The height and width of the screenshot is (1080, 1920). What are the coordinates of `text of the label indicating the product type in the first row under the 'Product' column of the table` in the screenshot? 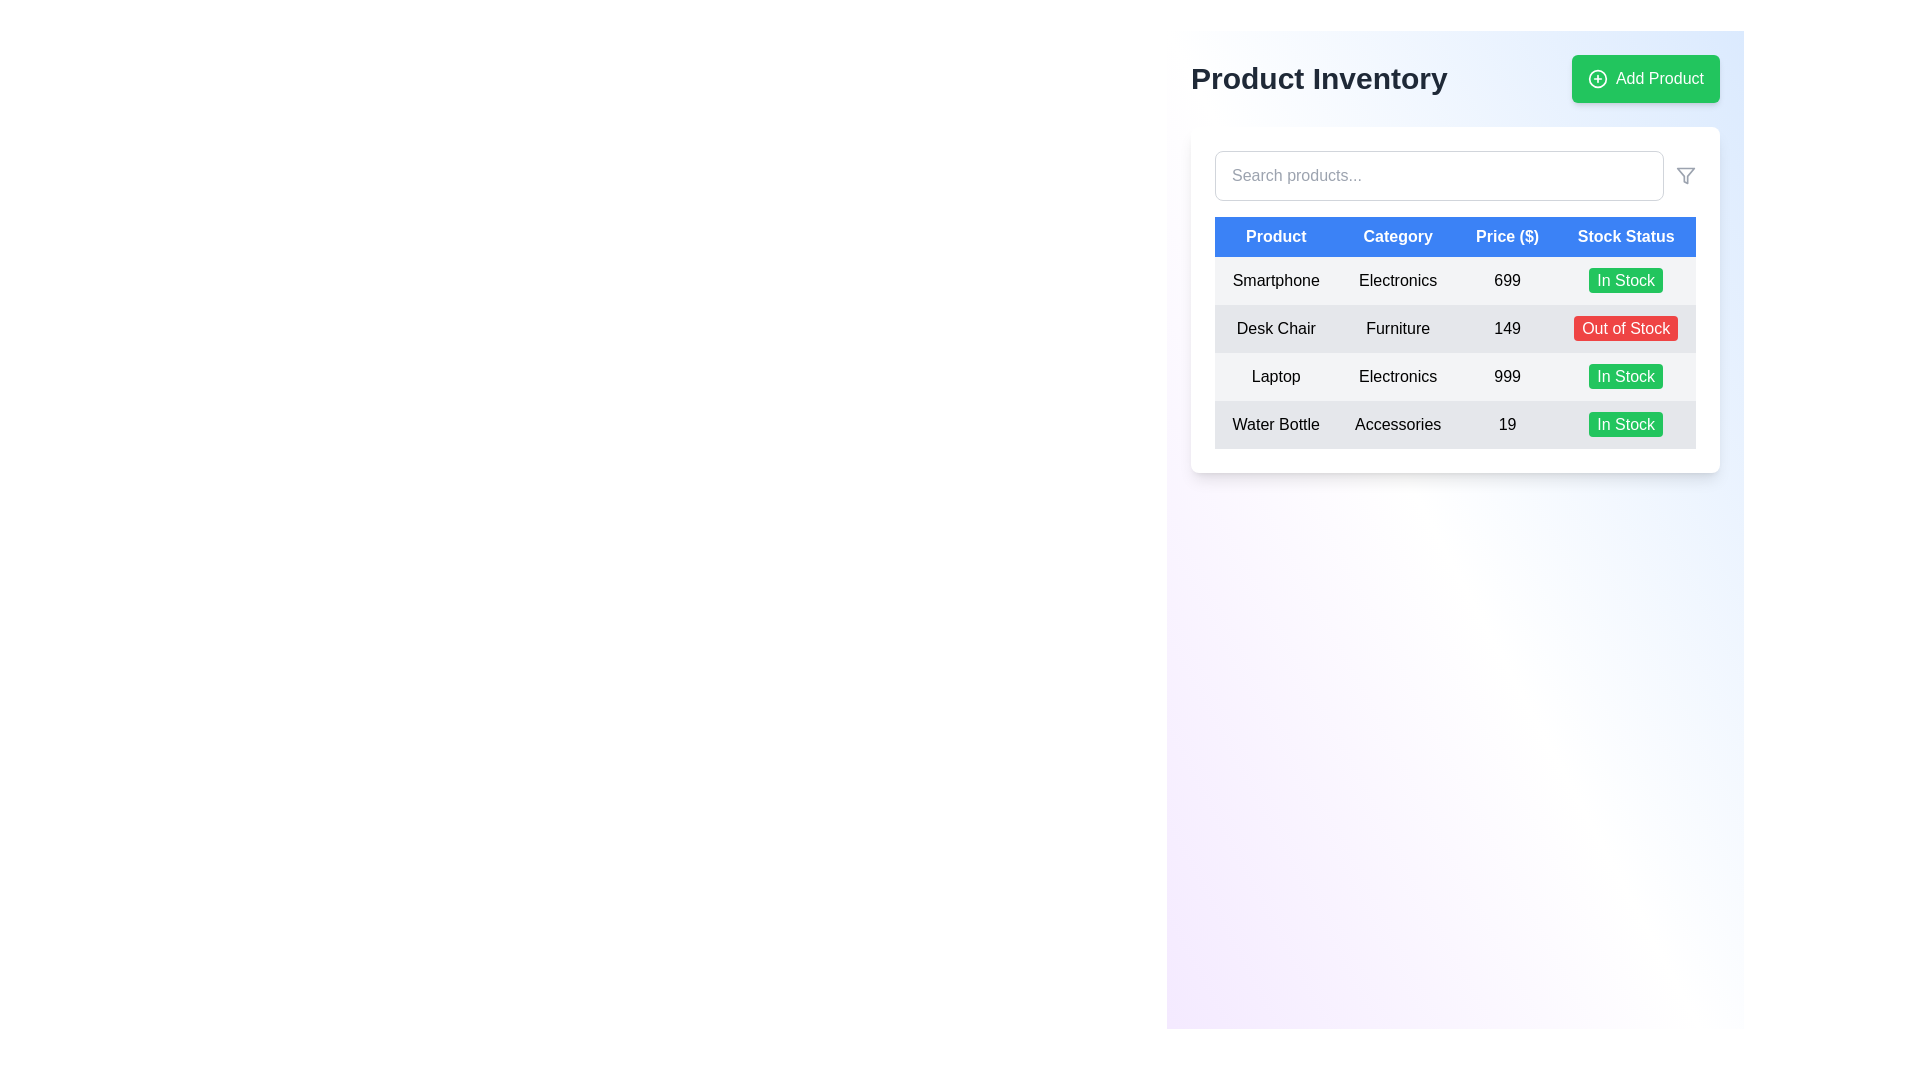 It's located at (1275, 281).